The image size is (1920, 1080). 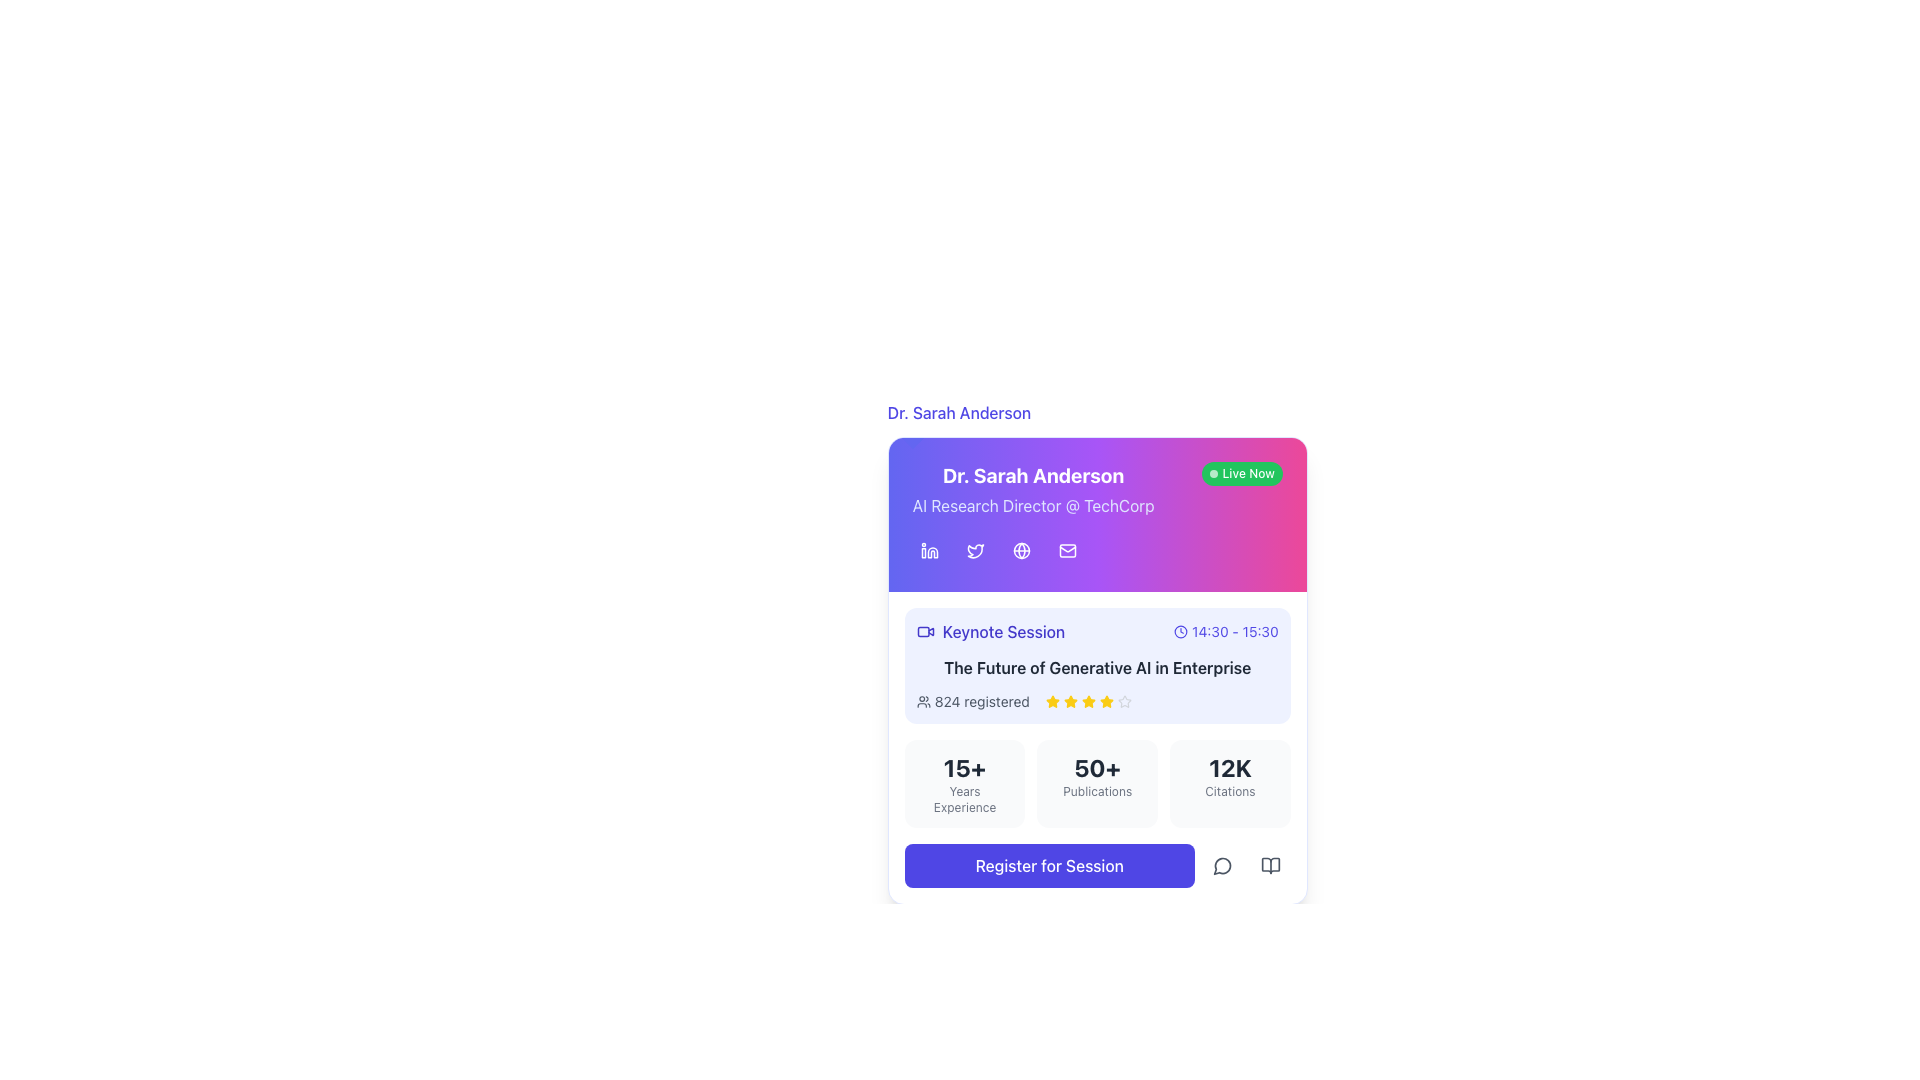 I want to click on the envelope-shaped icon button, which is the fifth icon from the left in a horizontal list of social media or contact method icons, so click(x=1066, y=551).